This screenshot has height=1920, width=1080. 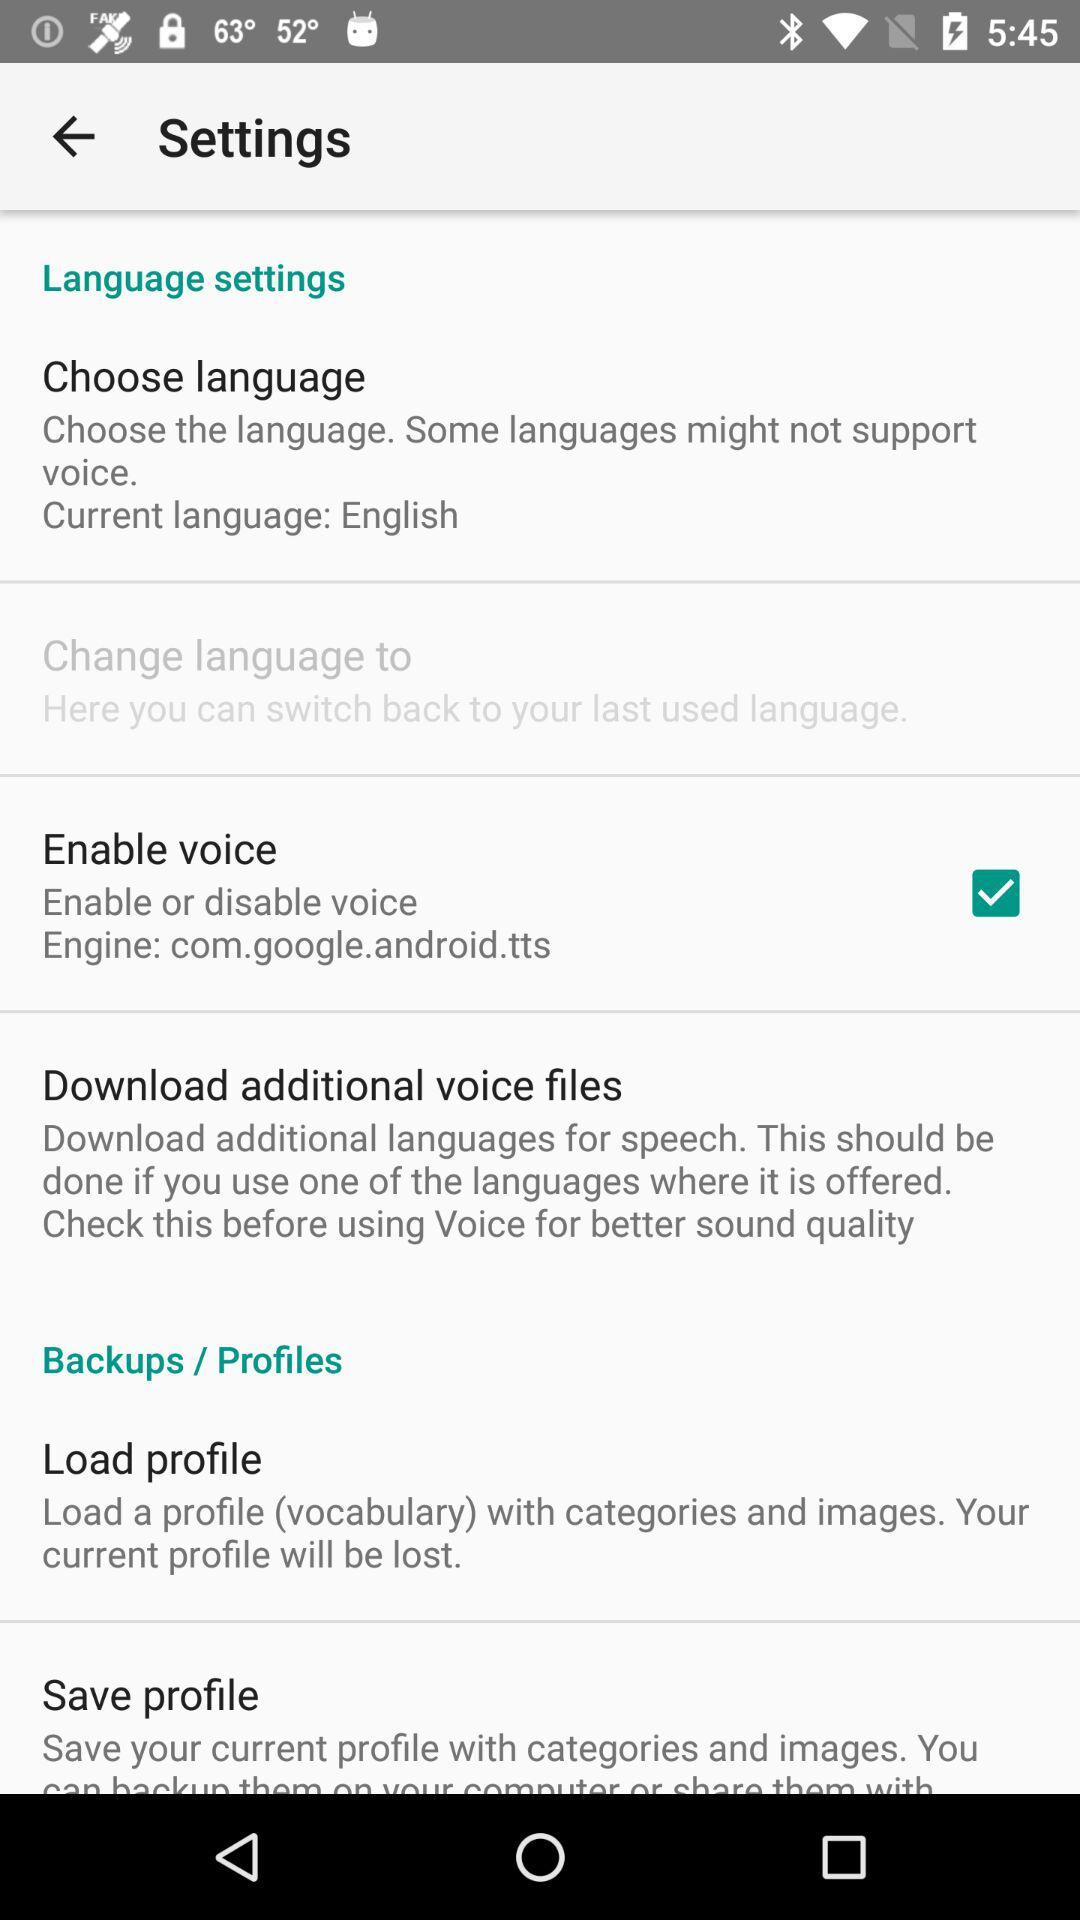 I want to click on item above choose language, so click(x=540, y=254).